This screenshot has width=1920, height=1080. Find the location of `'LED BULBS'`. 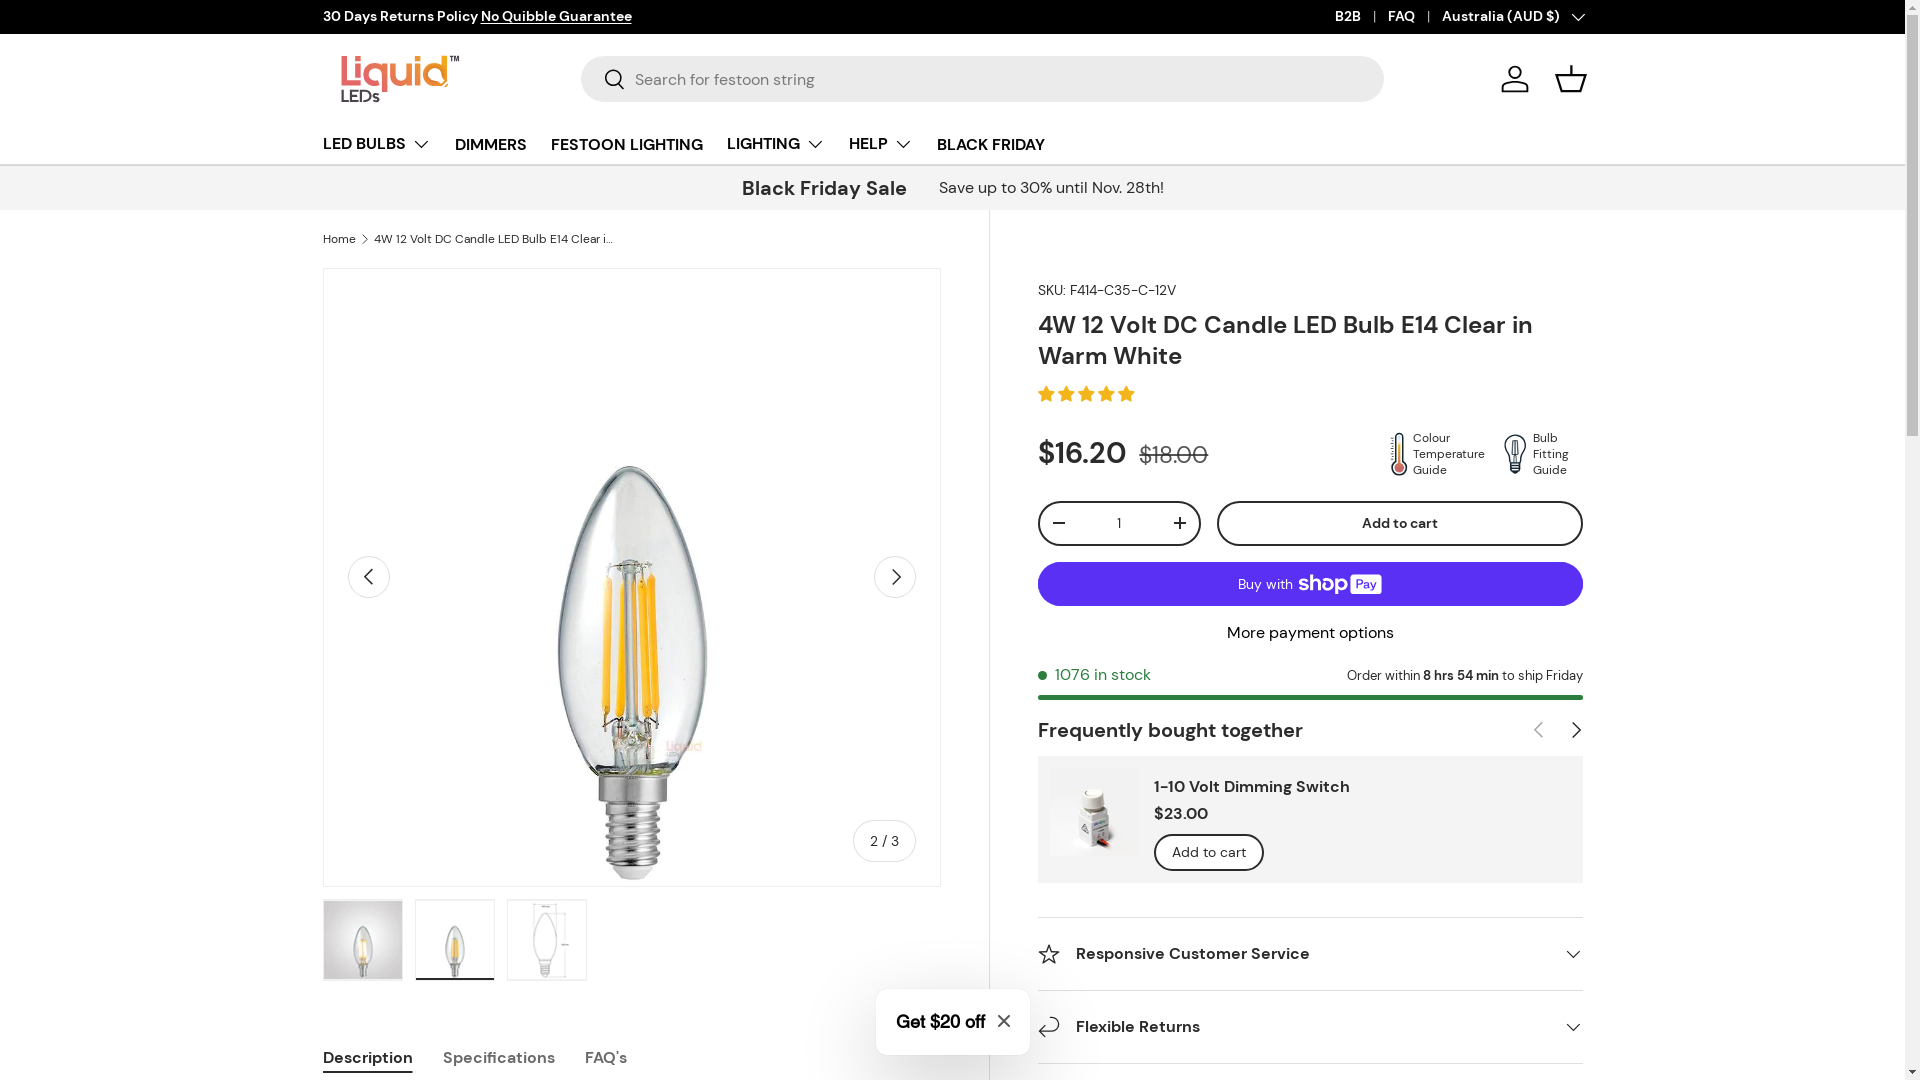

'LED BULBS' is located at coordinates (321, 142).